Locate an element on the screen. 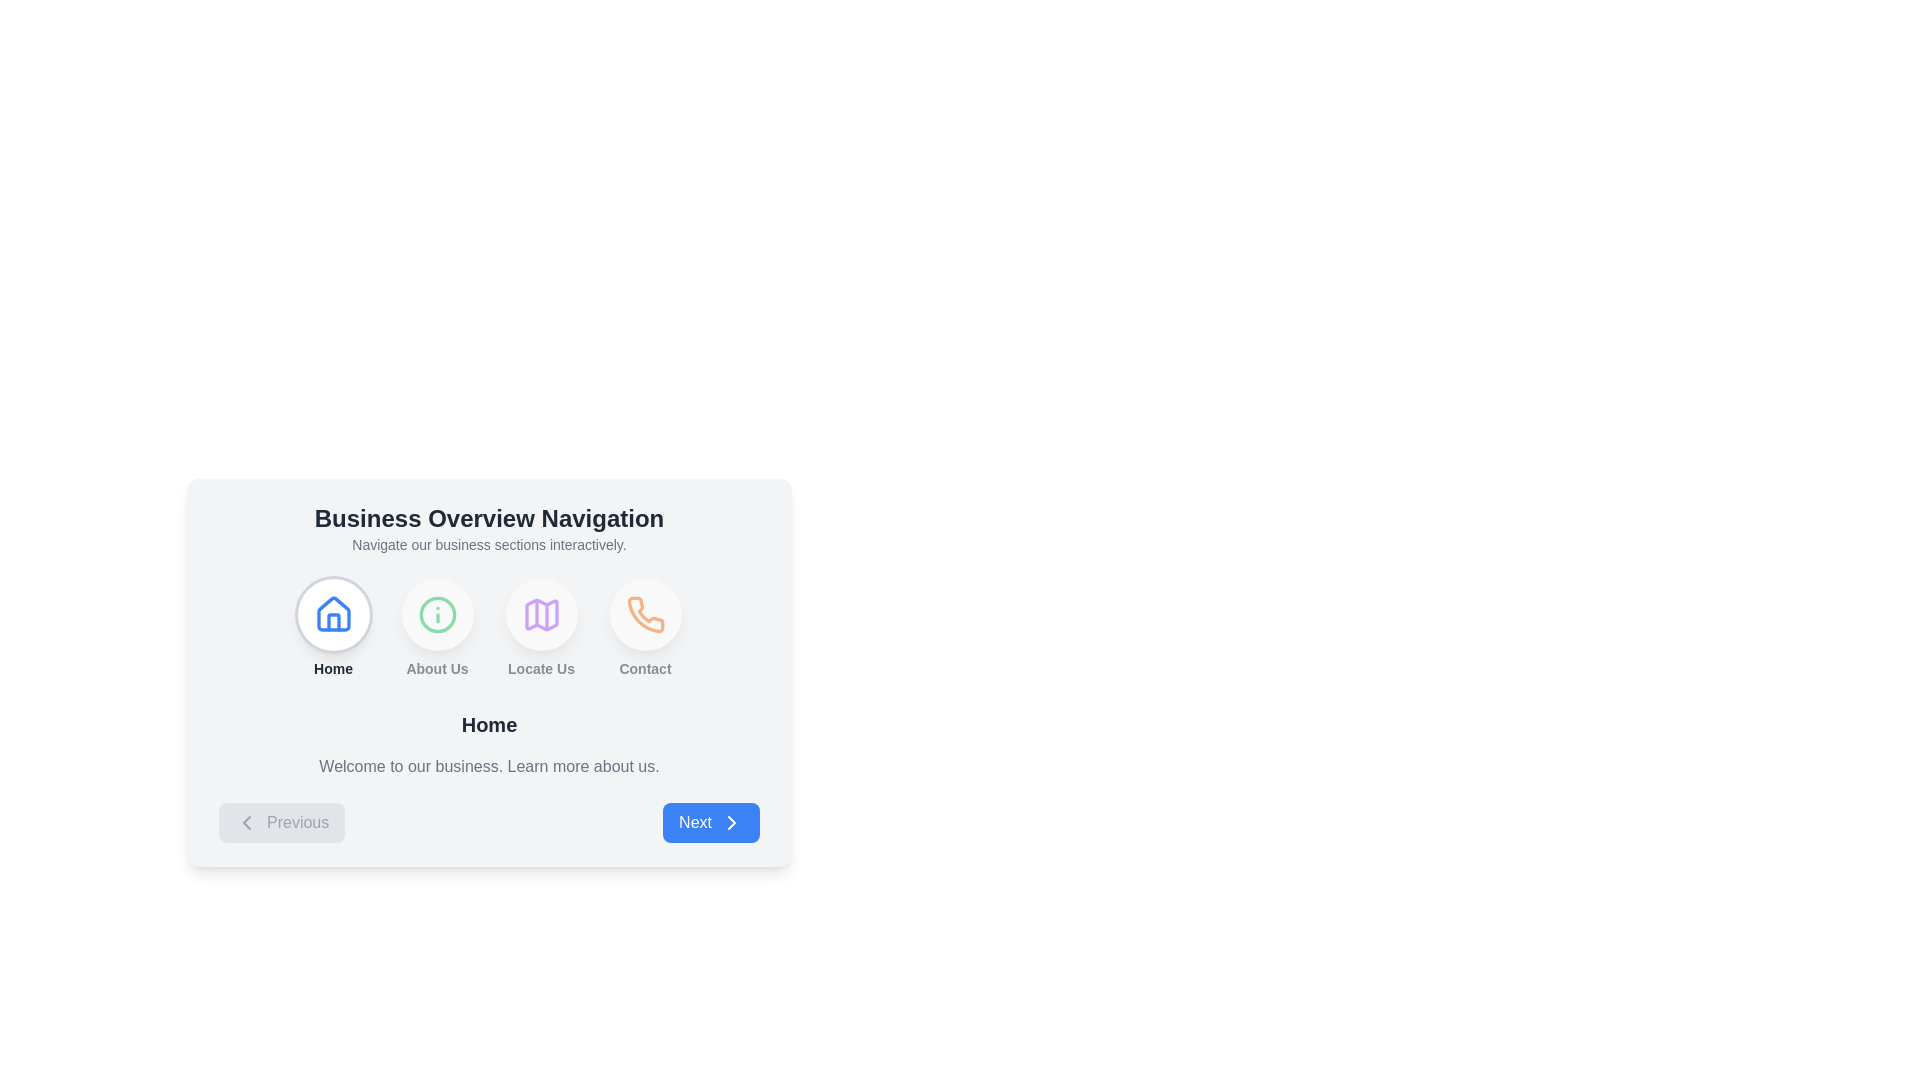  the text element that reads 'Navigate our business sections interactively', which is styled in gray and located directly below the 'Business Overview Navigation' title is located at coordinates (489, 544).